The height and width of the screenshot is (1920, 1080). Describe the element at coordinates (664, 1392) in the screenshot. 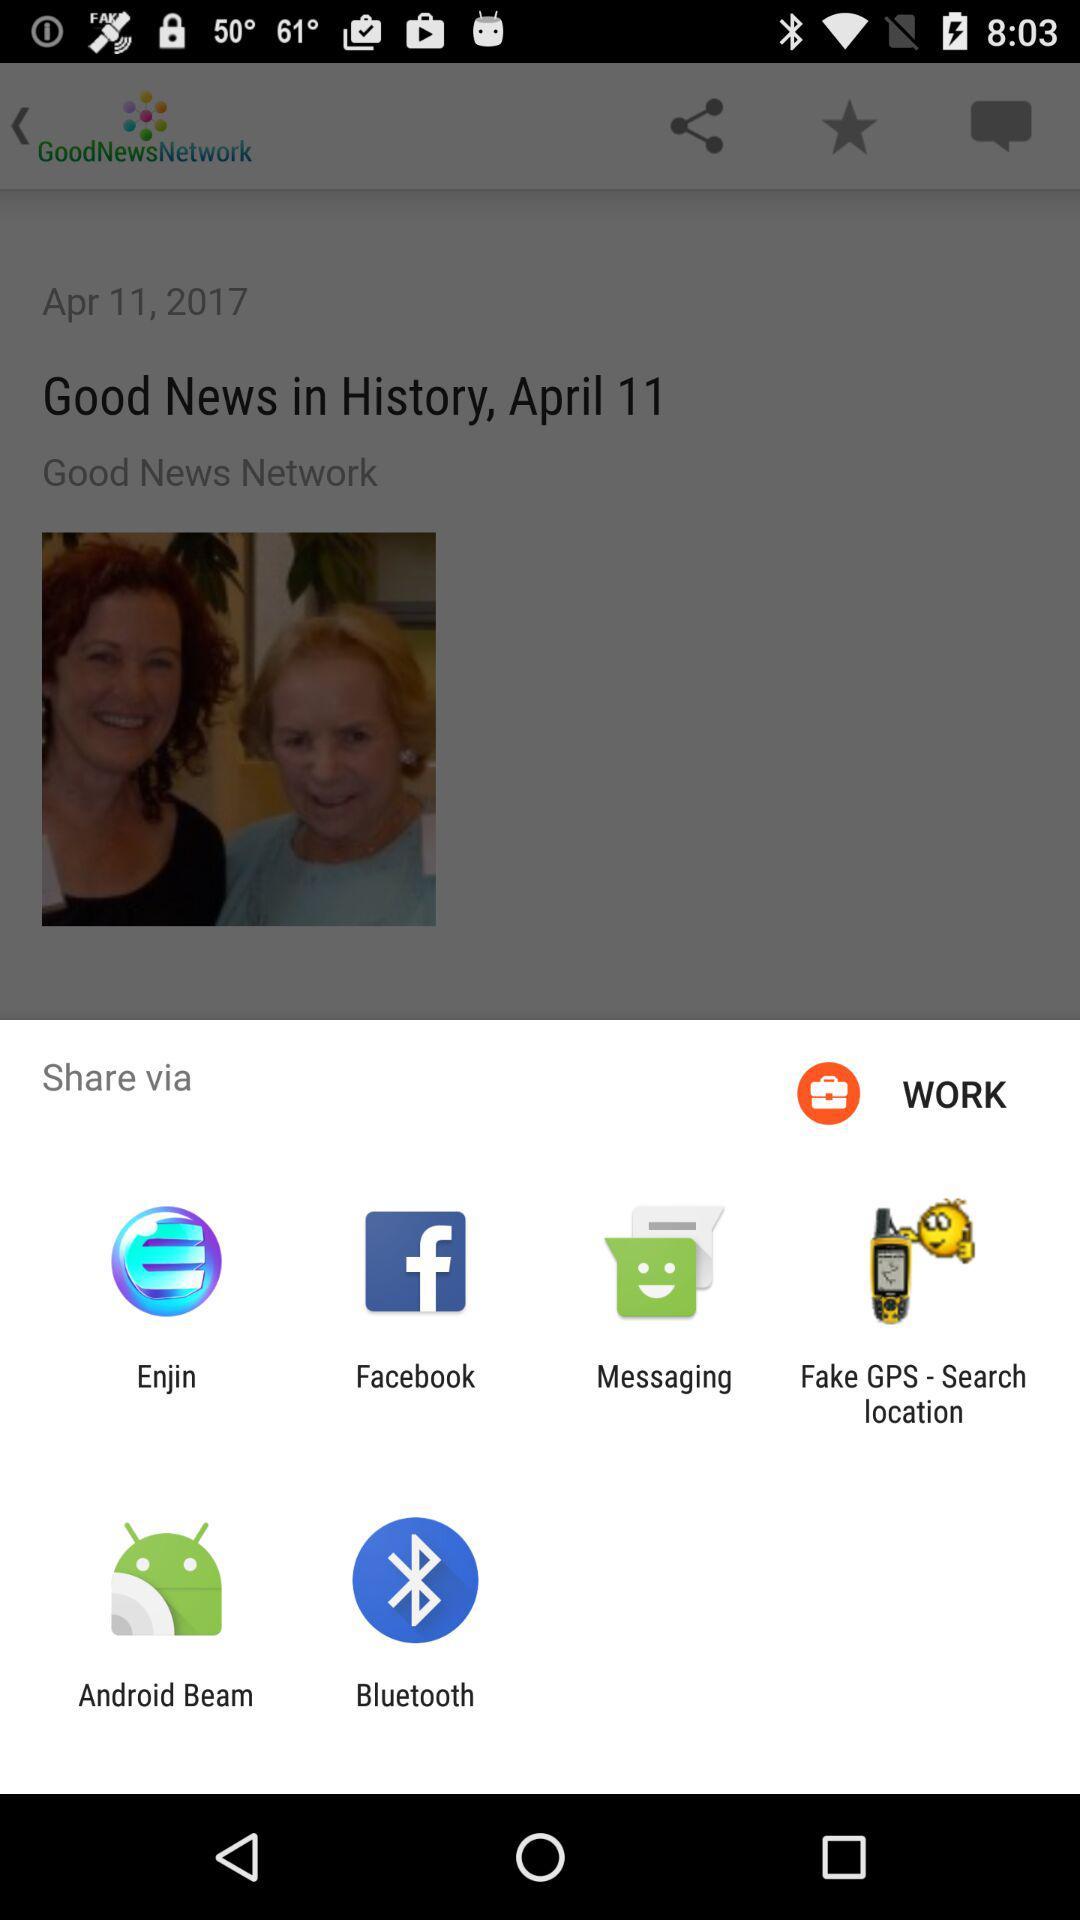

I see `the app to the right of facebook item` at that location.